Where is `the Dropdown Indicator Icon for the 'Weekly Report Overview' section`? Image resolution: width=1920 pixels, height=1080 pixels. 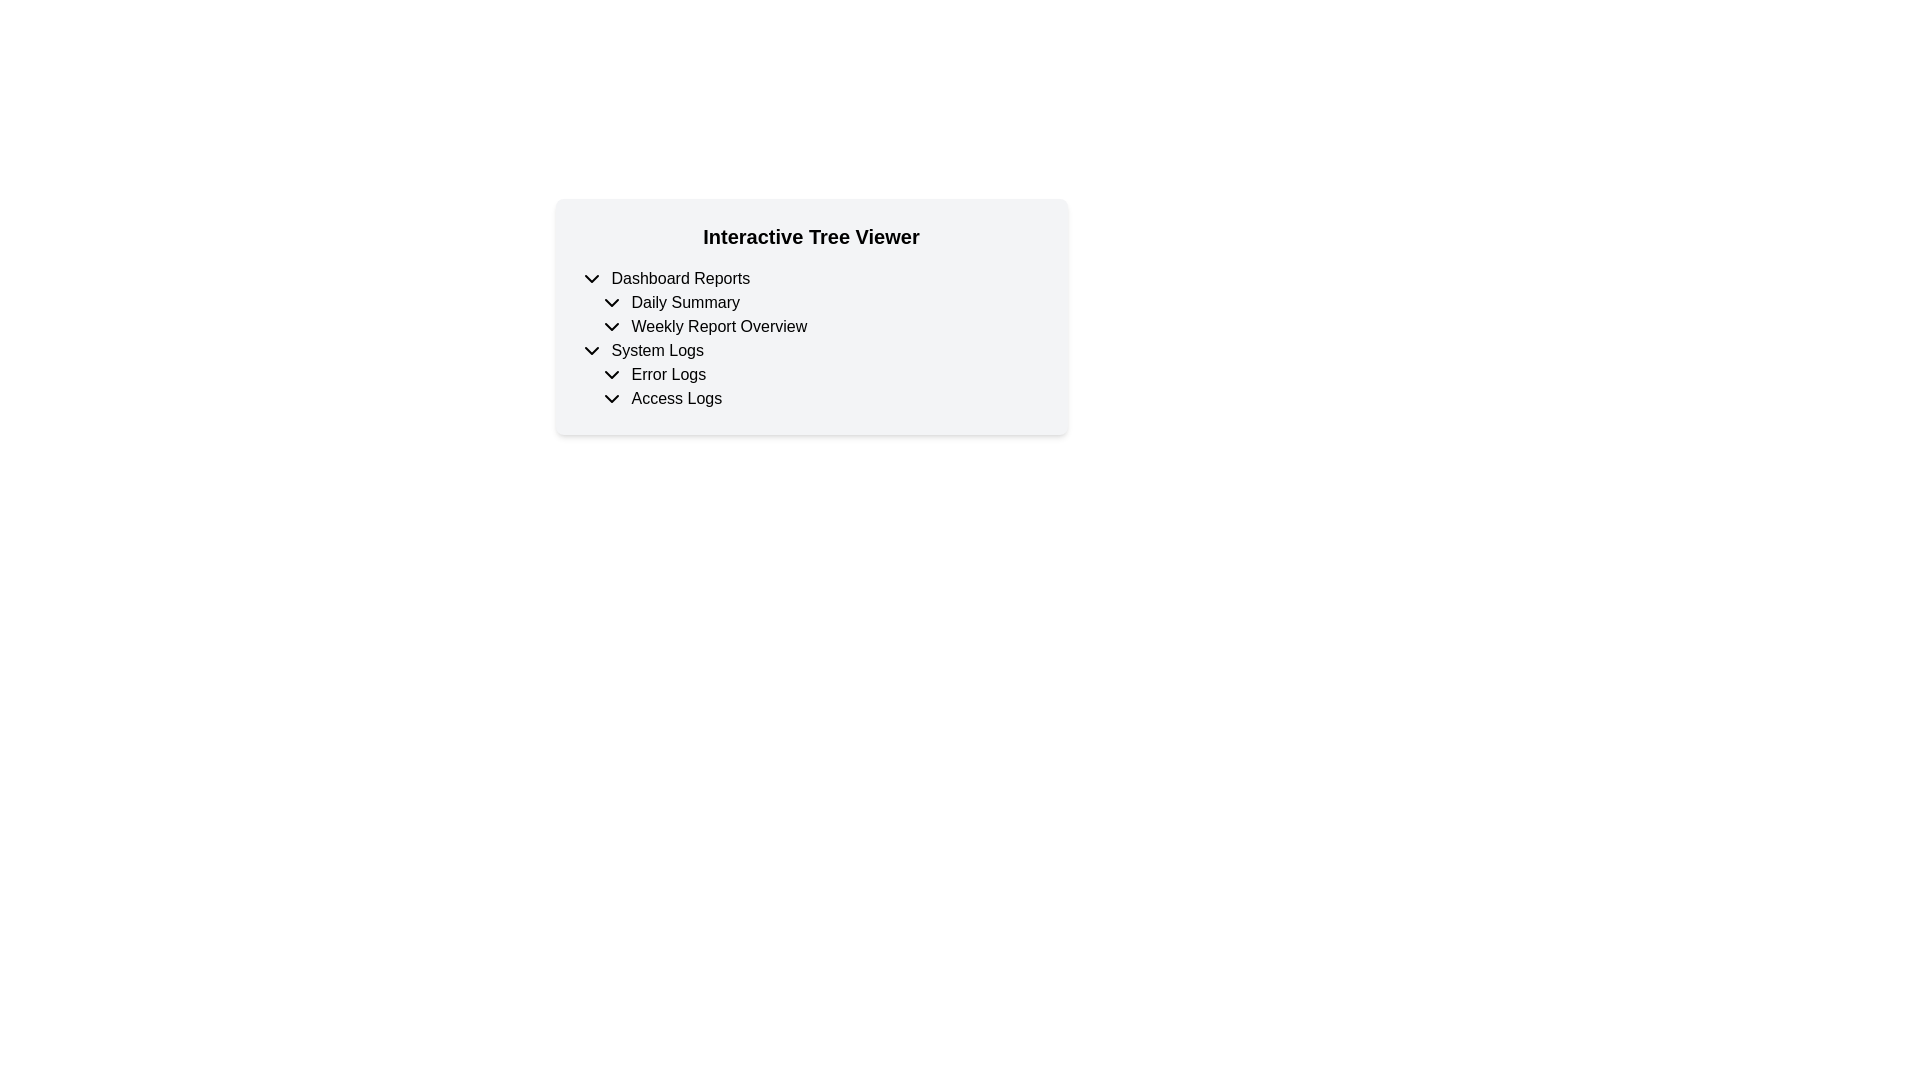
the Dropdown Indicator Icon for the 'Weekly Report Overview' section is located at coordinates (610, 326).